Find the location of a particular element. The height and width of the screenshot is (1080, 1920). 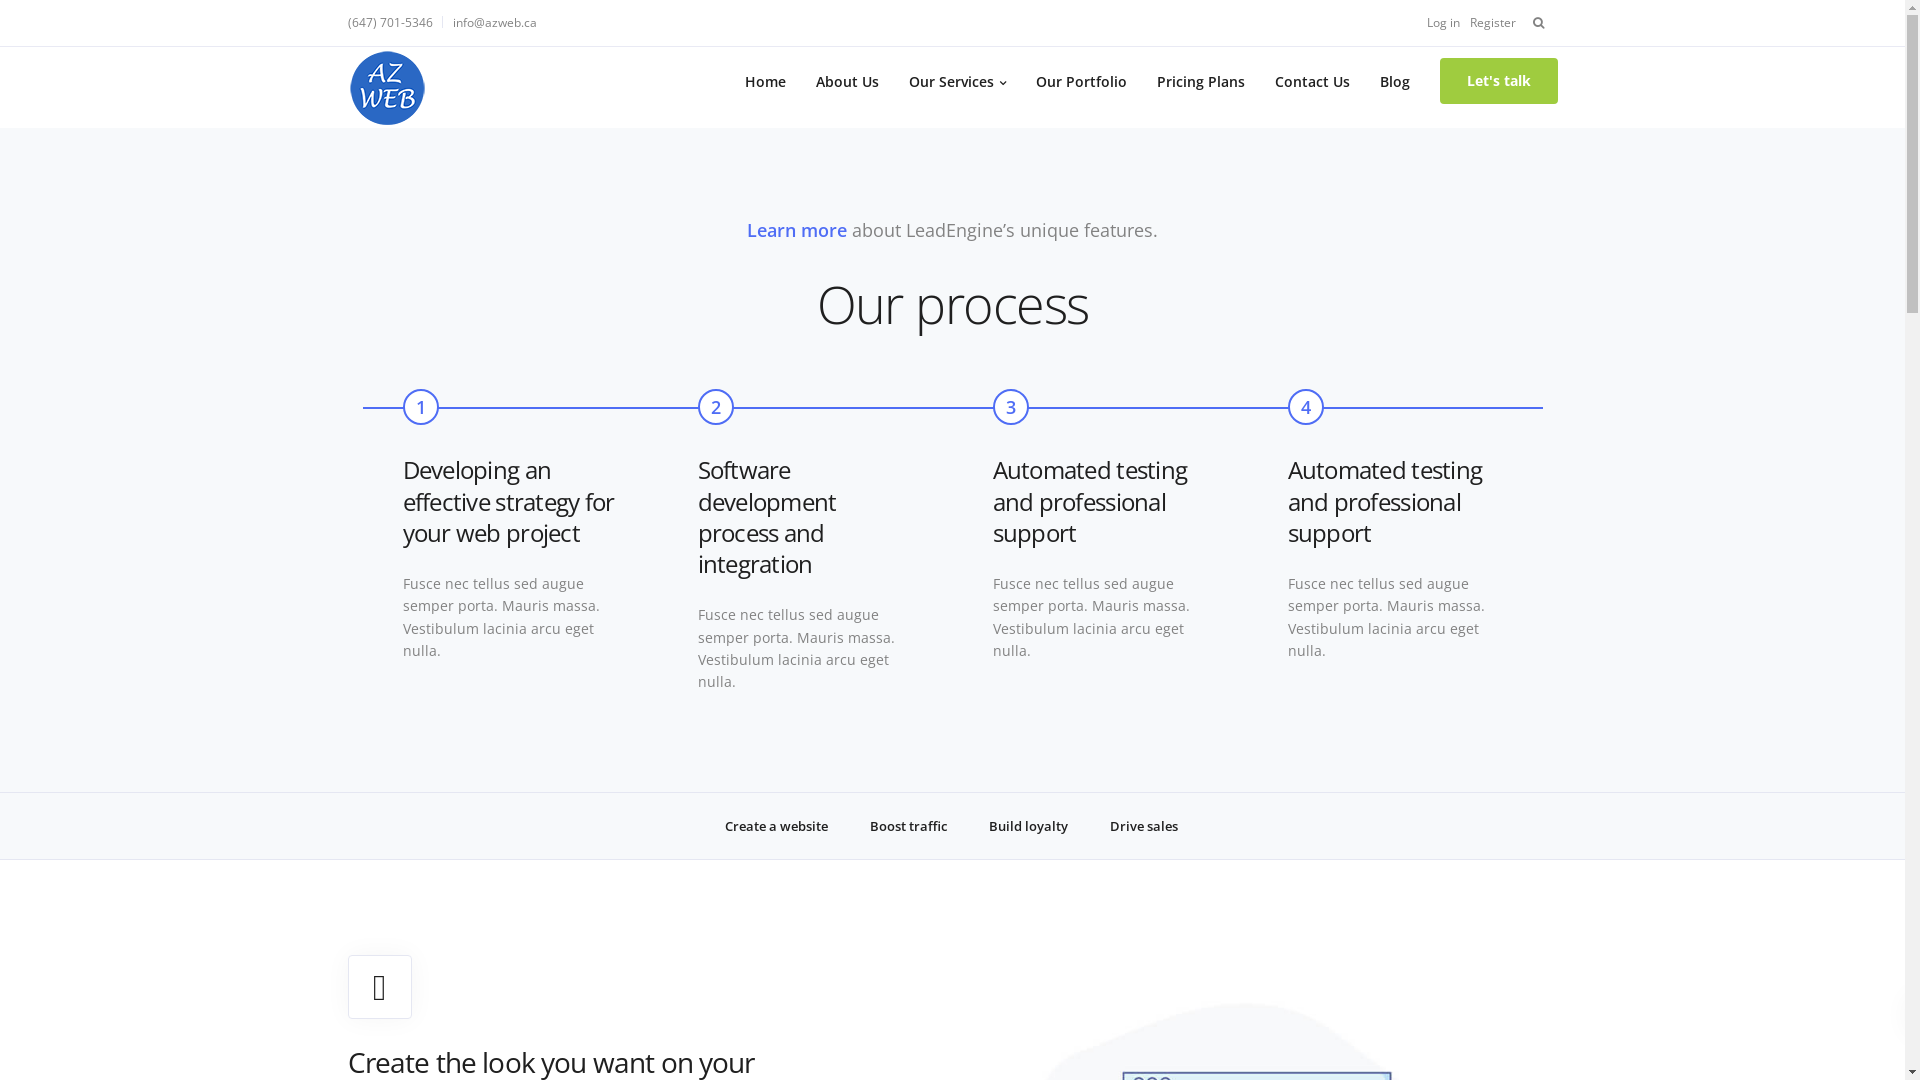

'Create a website' is located at coordinates (775, 826).